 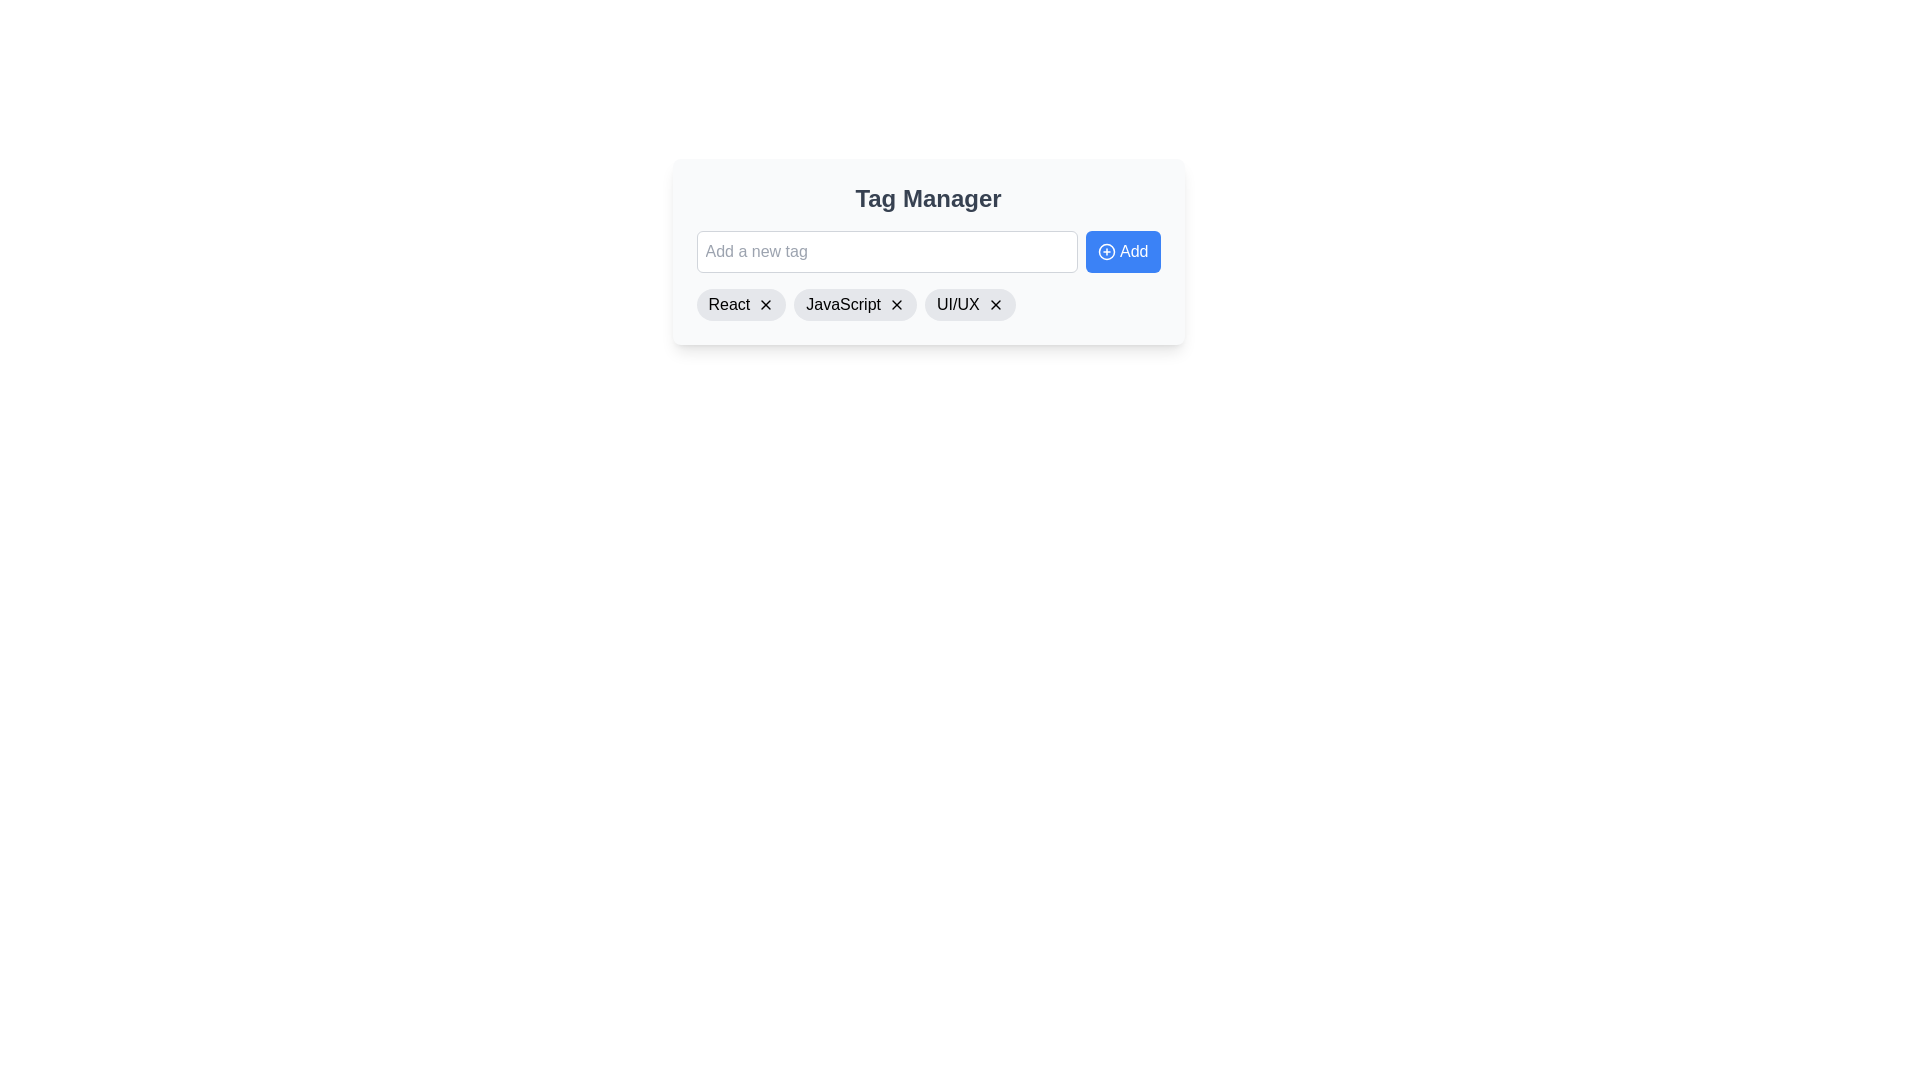 What do you see at coordinates (927, 199) in the screenshot?
I see `the static text label indicating 'Tag Manager', which serves as a heading for the section below it` at bounding box center [927, 199].